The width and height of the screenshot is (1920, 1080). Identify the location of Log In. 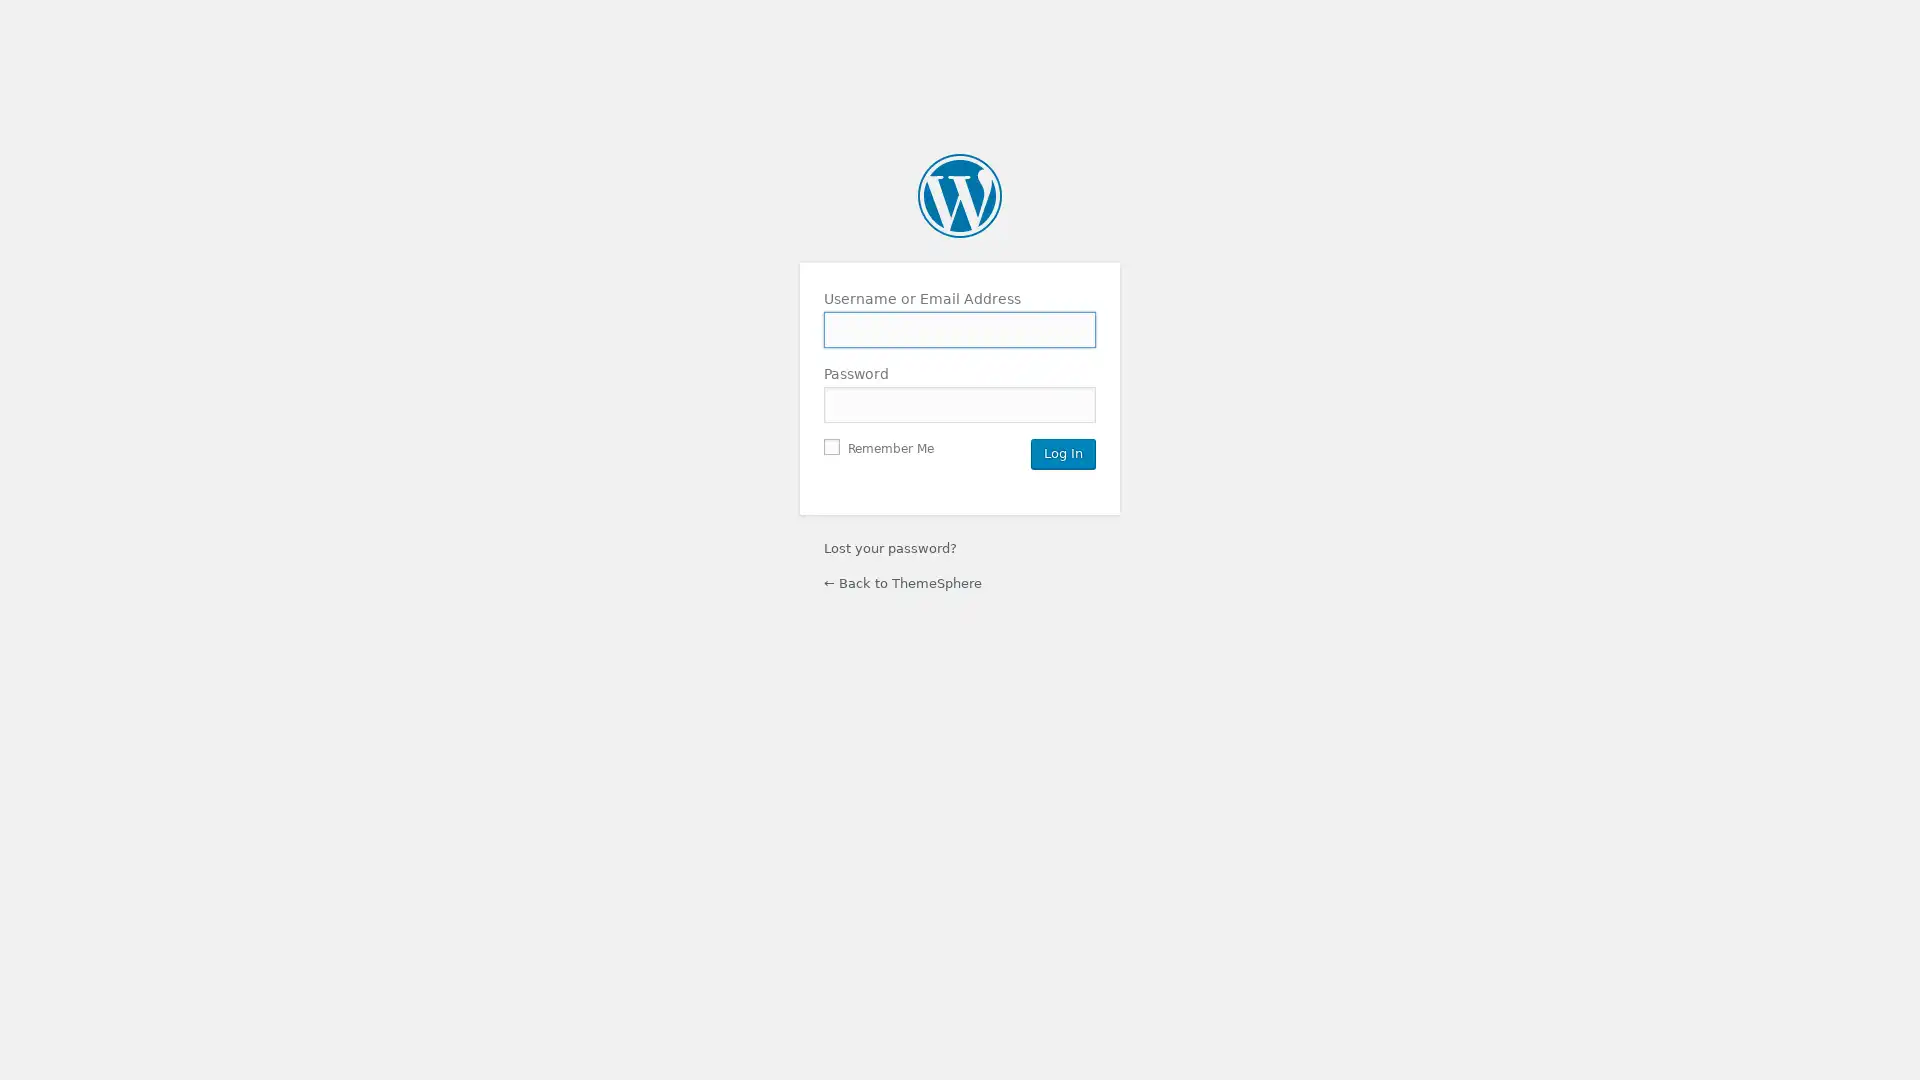
(1062, 452).